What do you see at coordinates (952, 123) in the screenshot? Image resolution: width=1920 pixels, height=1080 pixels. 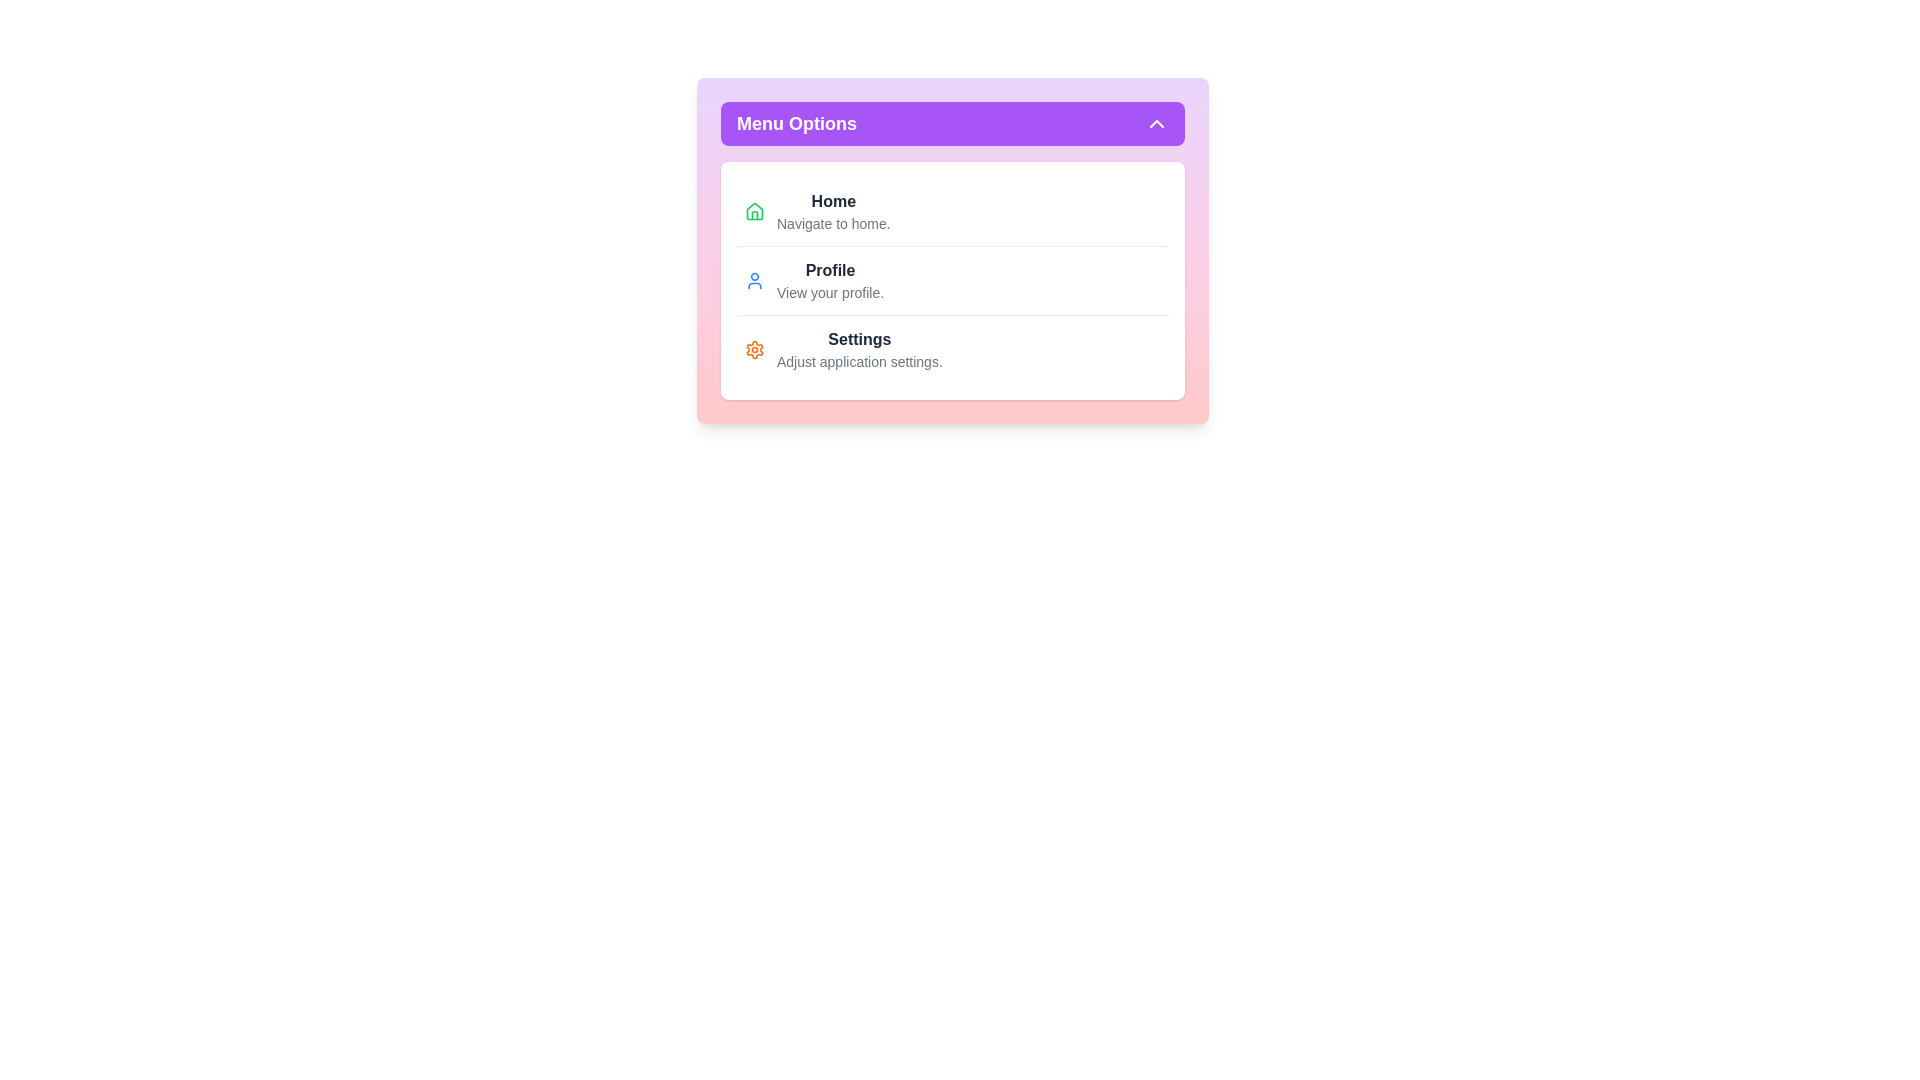 I see `toggle button to toggle the menu visibility` at bounding box center [952, 123].